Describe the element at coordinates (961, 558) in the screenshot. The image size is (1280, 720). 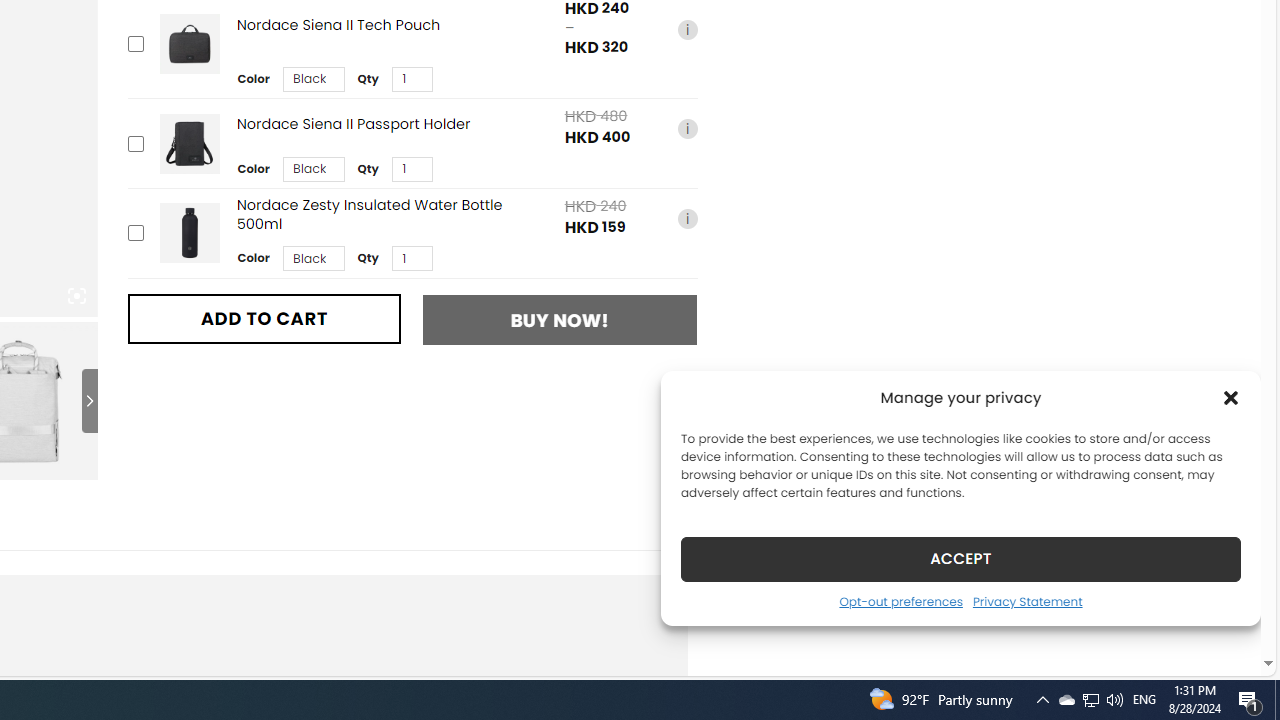
I see `'ACCEPT'` at that location.